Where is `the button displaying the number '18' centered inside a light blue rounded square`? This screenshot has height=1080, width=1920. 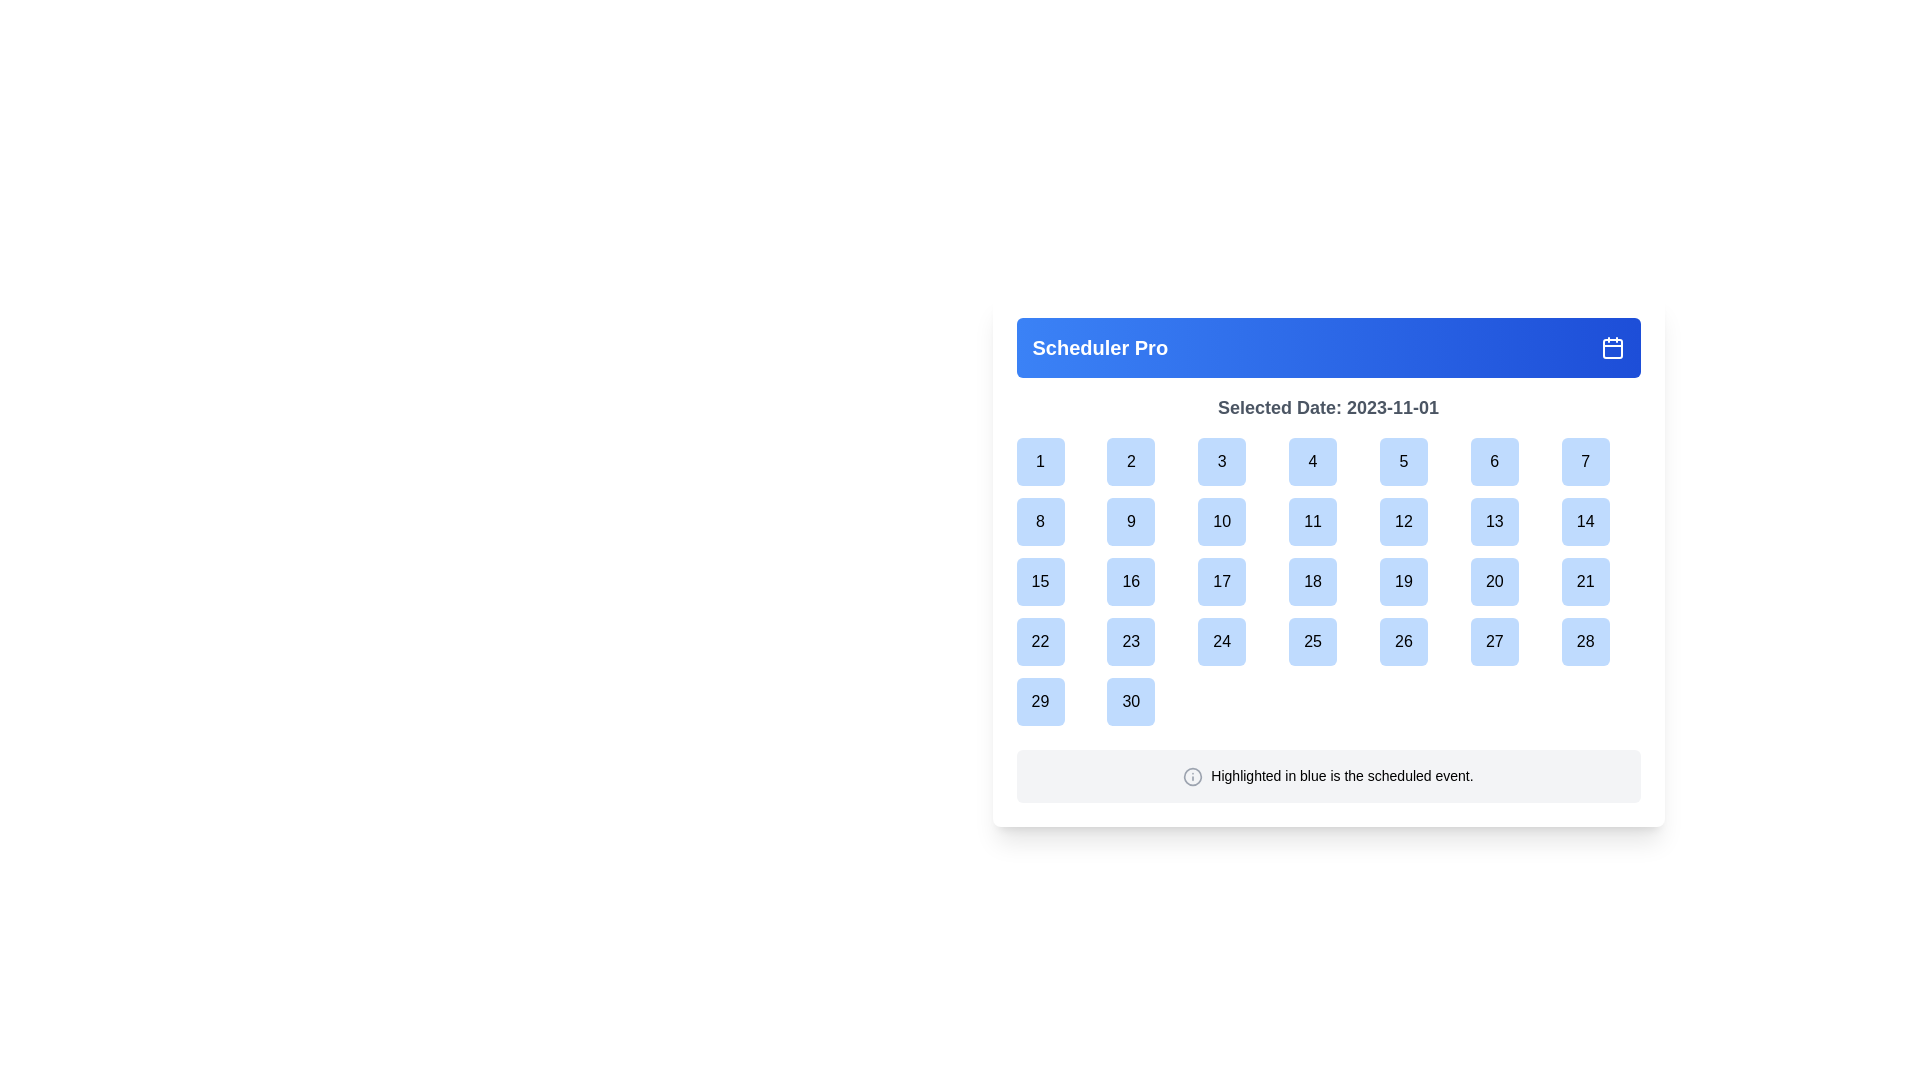 the button displaying the number '18' centered inside a light blue rounded square is located at coordinates (1328, 582).